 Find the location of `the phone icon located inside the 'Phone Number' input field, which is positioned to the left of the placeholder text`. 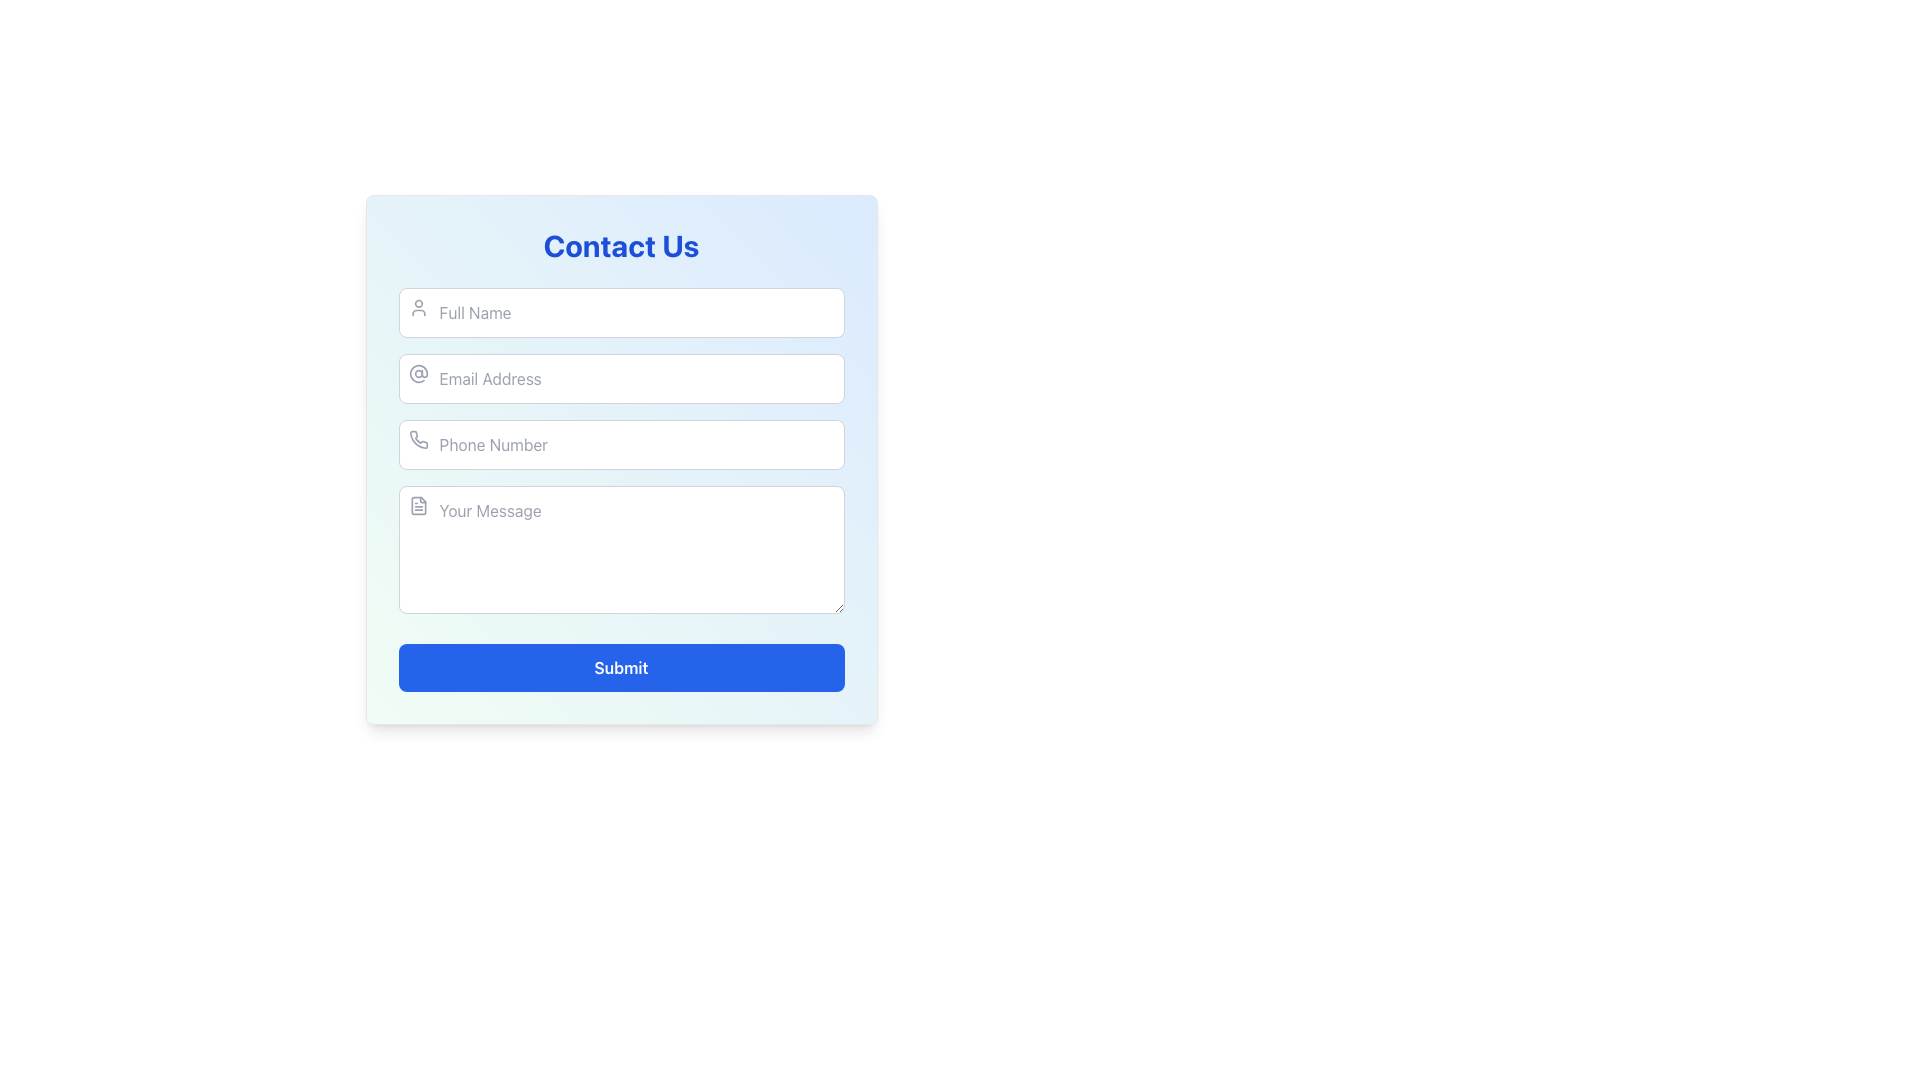

the phone icon located inside the 'Phone Number' input field, which is positioned to the left of the placeholder text is located at coordinates (417, 438).